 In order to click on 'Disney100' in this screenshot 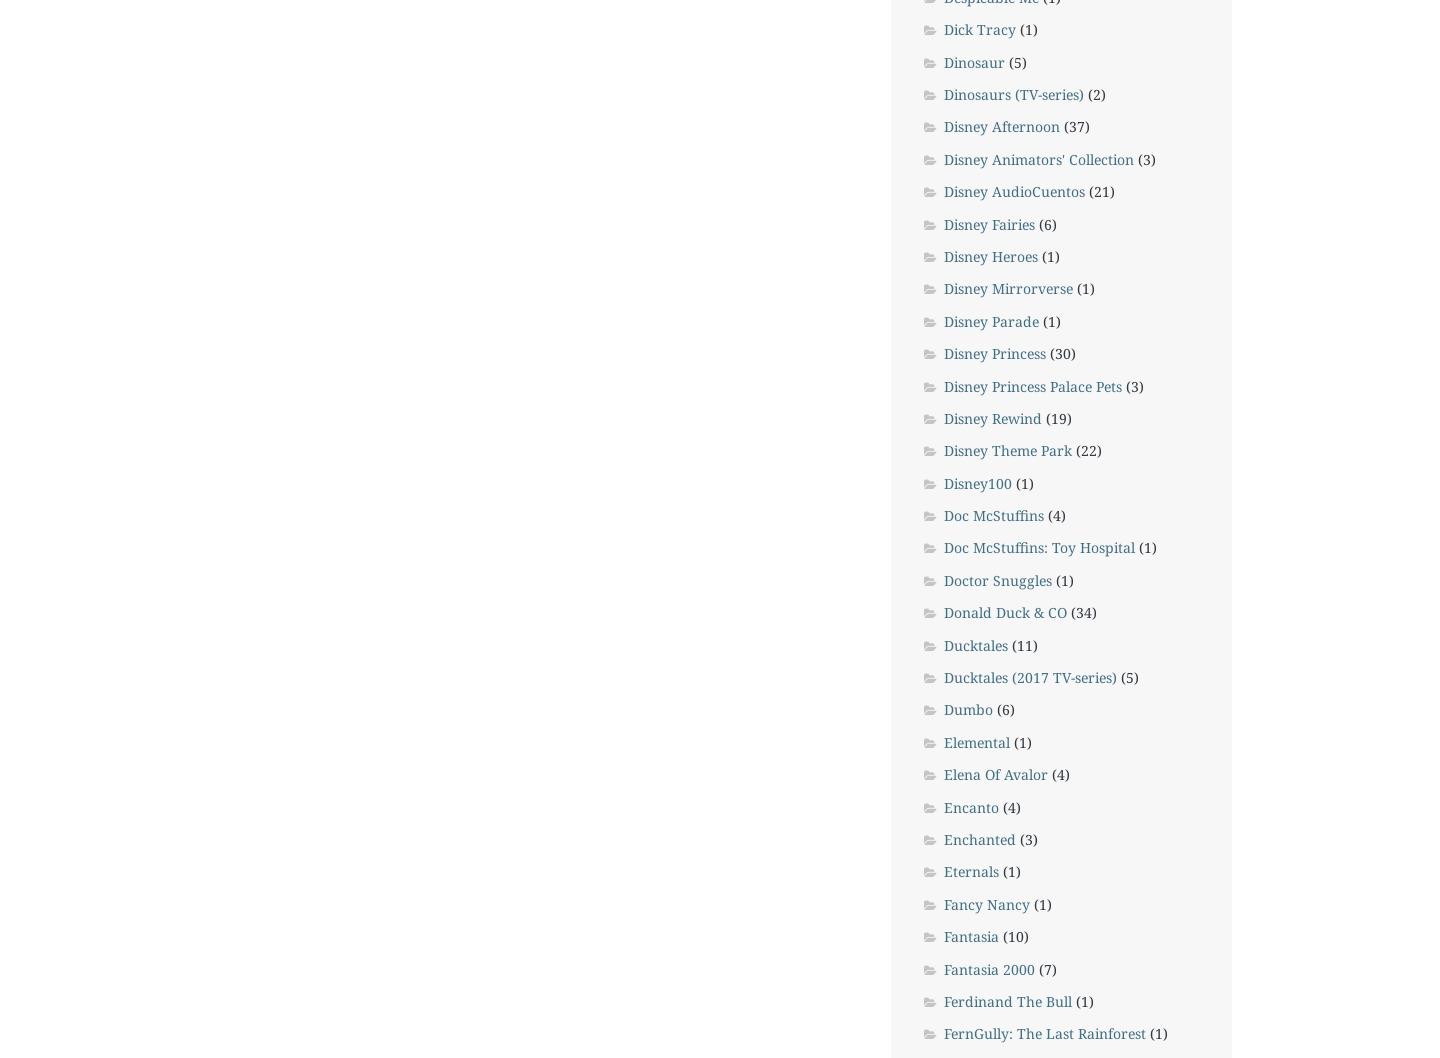, I will do `click(976, 481)`.